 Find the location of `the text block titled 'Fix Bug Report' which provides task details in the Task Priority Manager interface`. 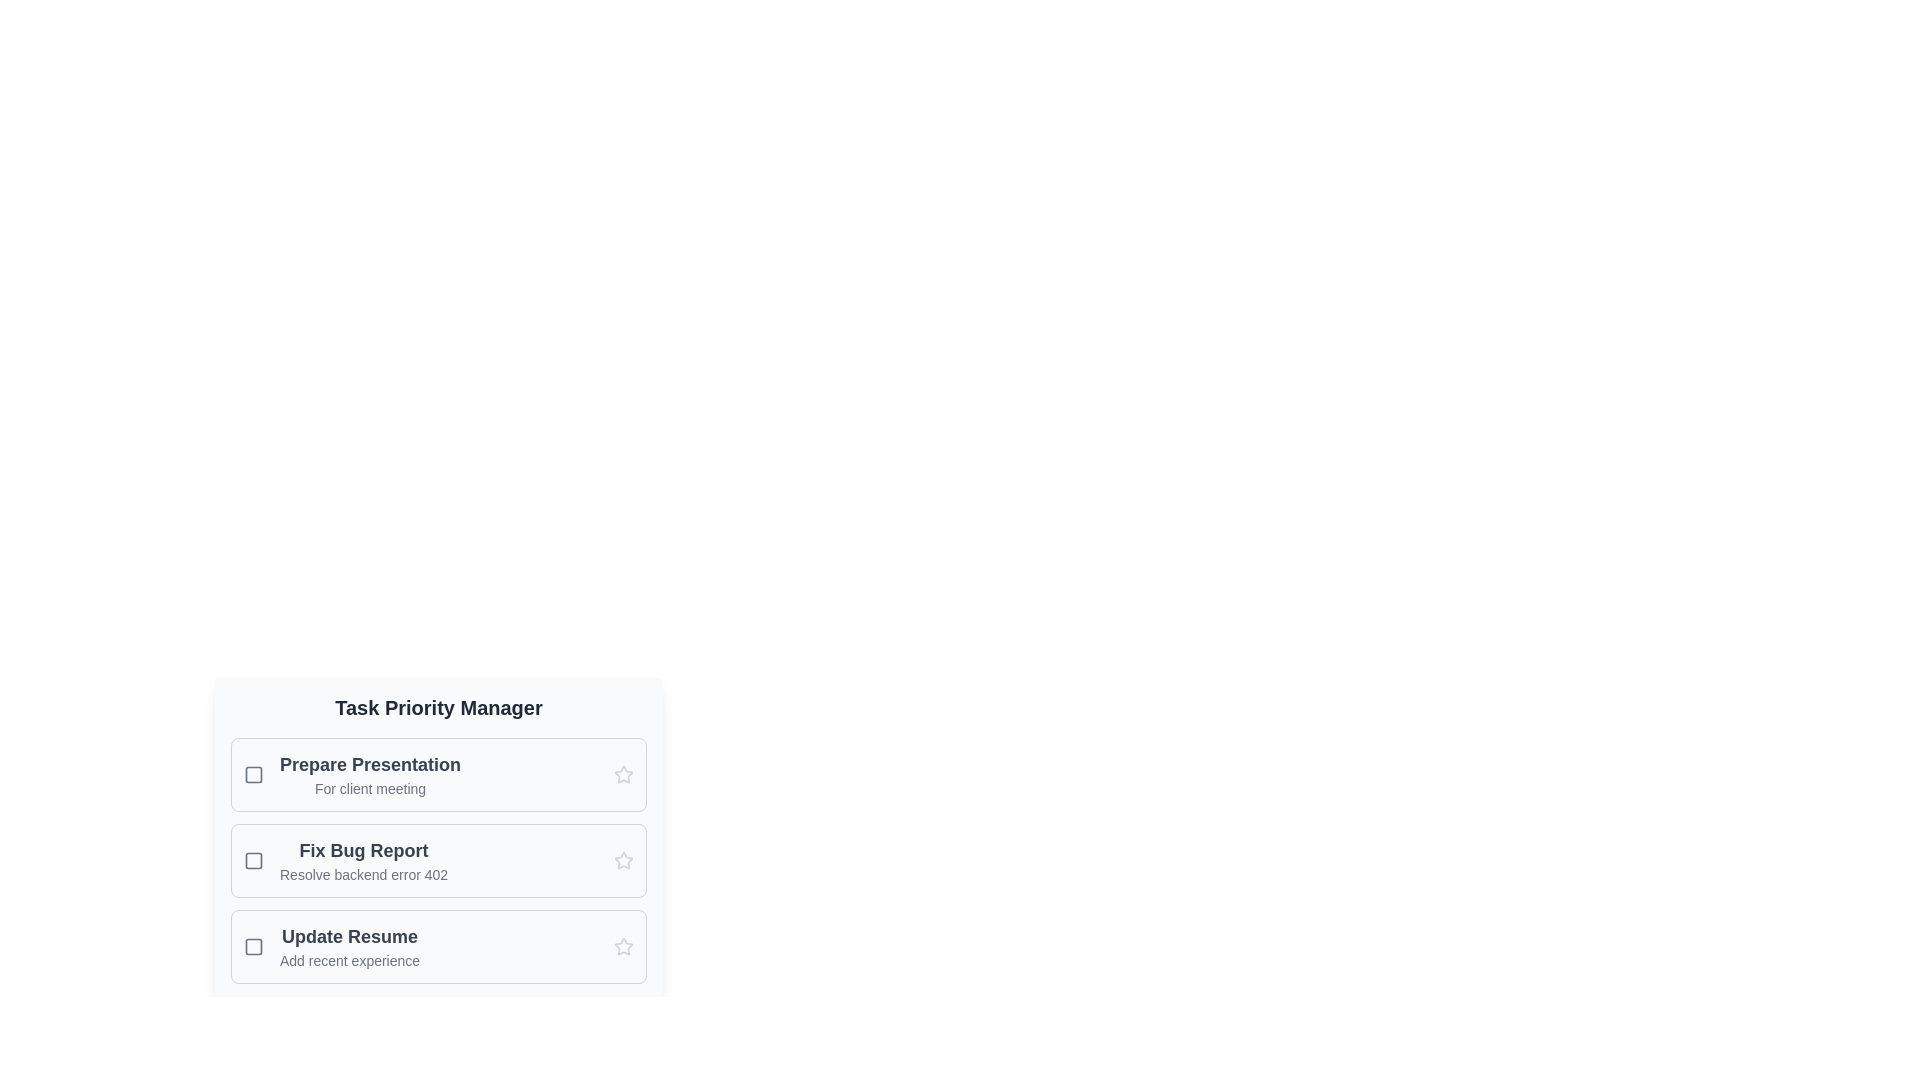

the text block titled 'Fix Bug Report' which provides task details in the Task Priority Manager interface is located at coordinates (364, 859).